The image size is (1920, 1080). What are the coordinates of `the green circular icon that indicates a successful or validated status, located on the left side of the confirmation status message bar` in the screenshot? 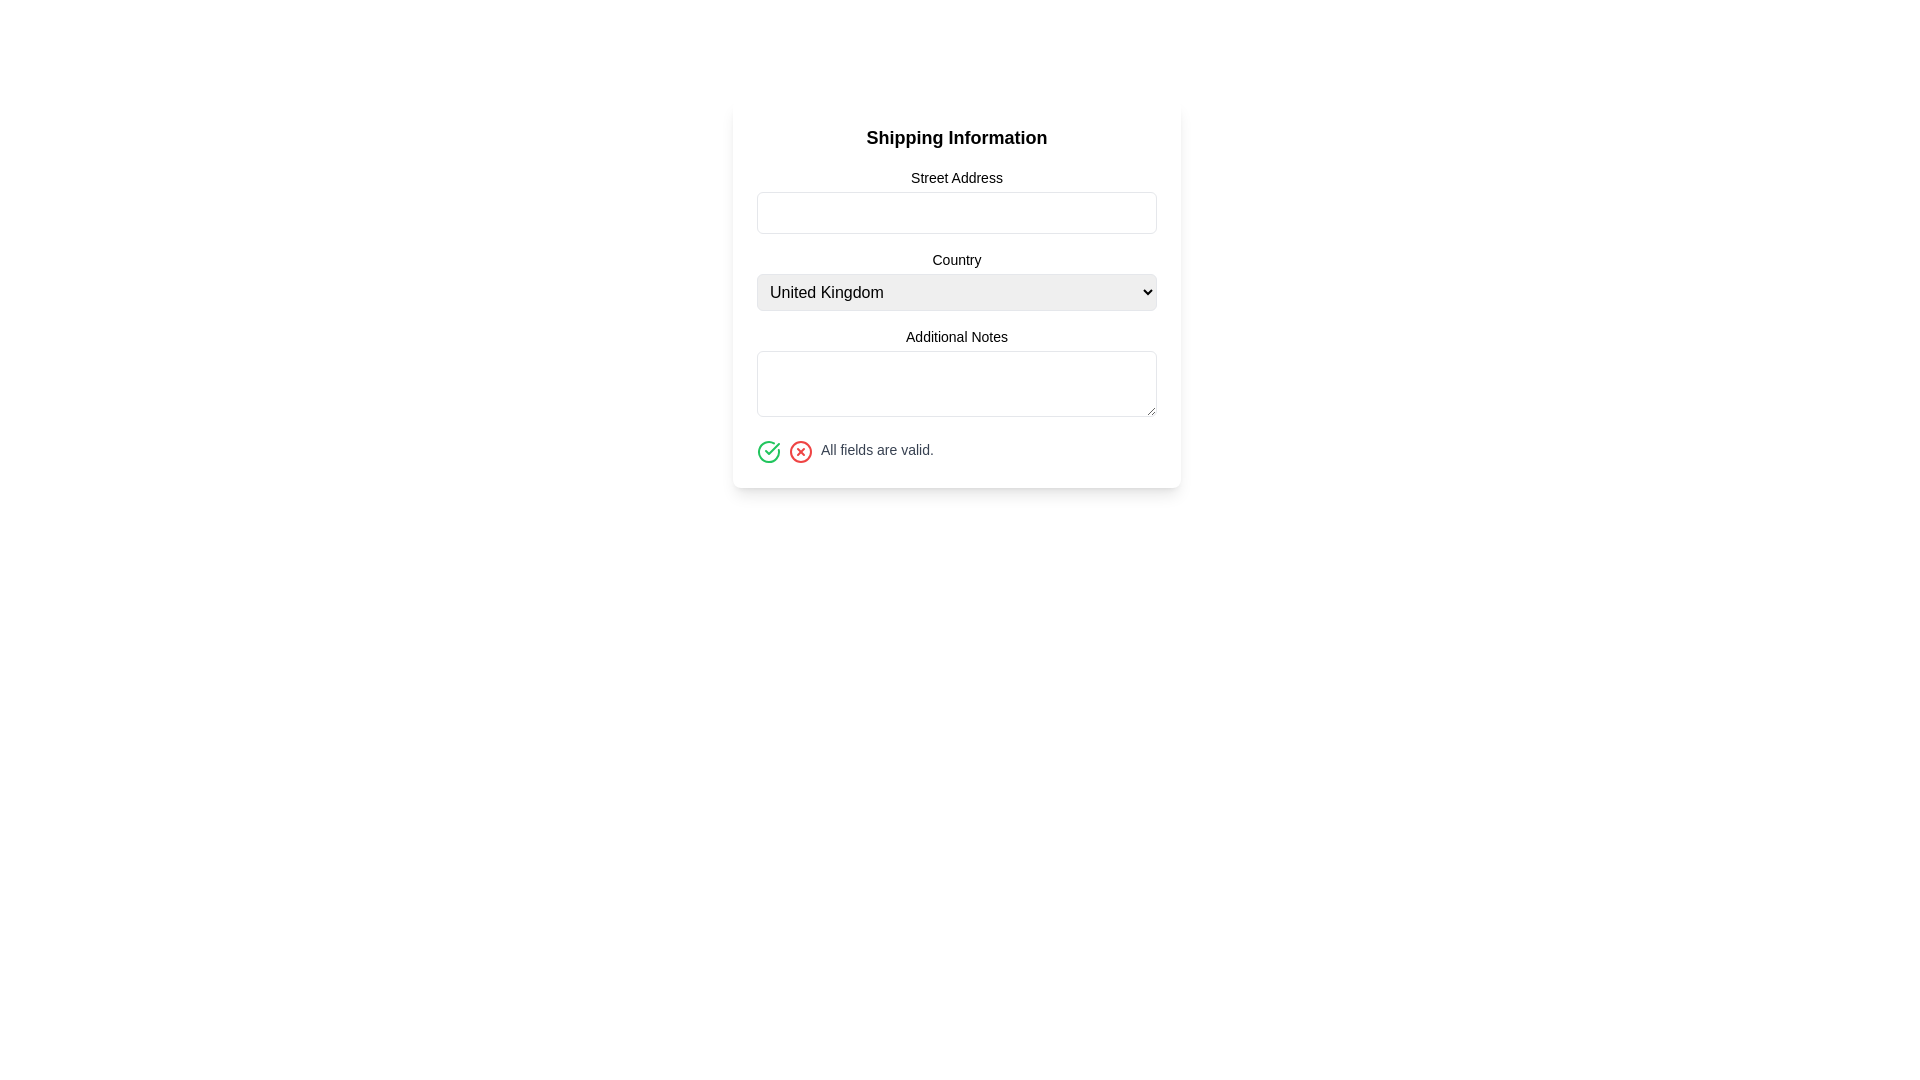 It's located at (771, 447).